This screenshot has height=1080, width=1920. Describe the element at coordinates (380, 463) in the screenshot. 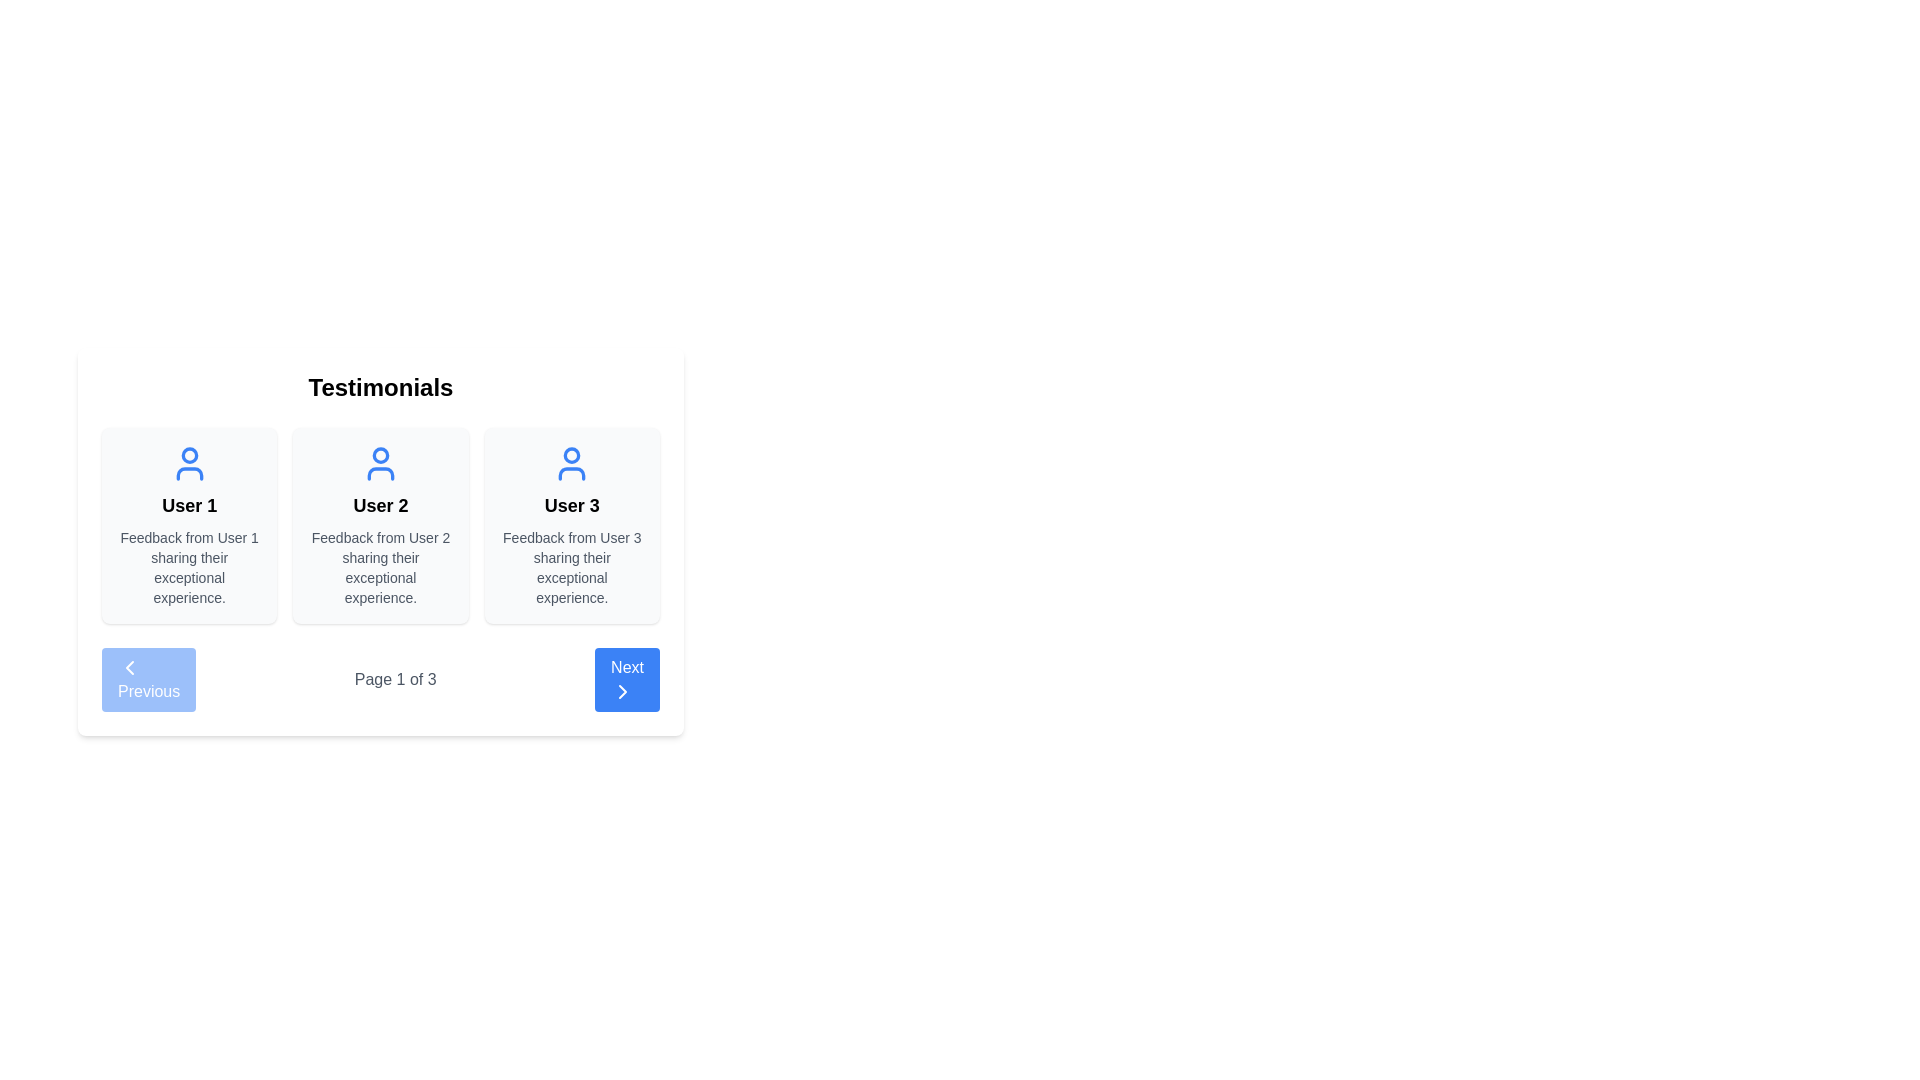

I see `the user avatar icon located in the second card from the left in a row of three user cards` at that location.